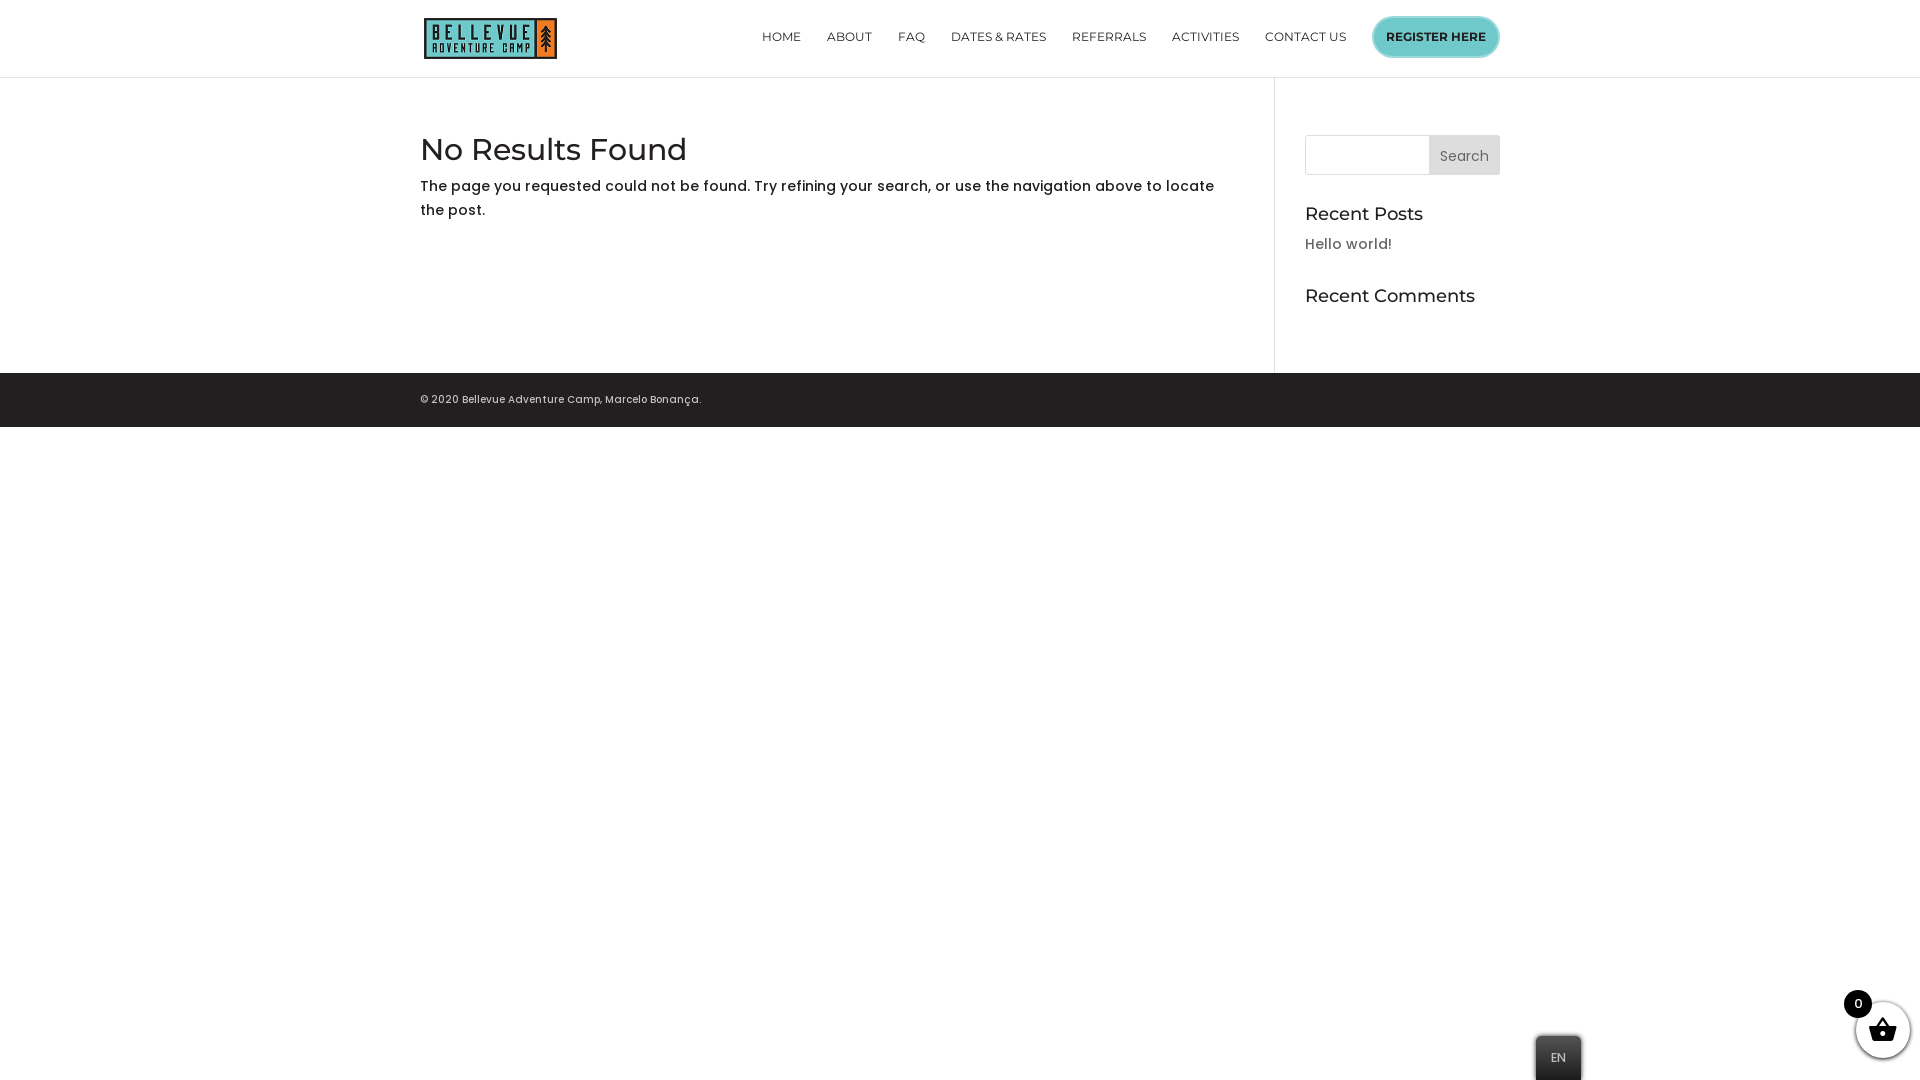  I want to click on 'REGISTER HERE', so click(1434, 37).